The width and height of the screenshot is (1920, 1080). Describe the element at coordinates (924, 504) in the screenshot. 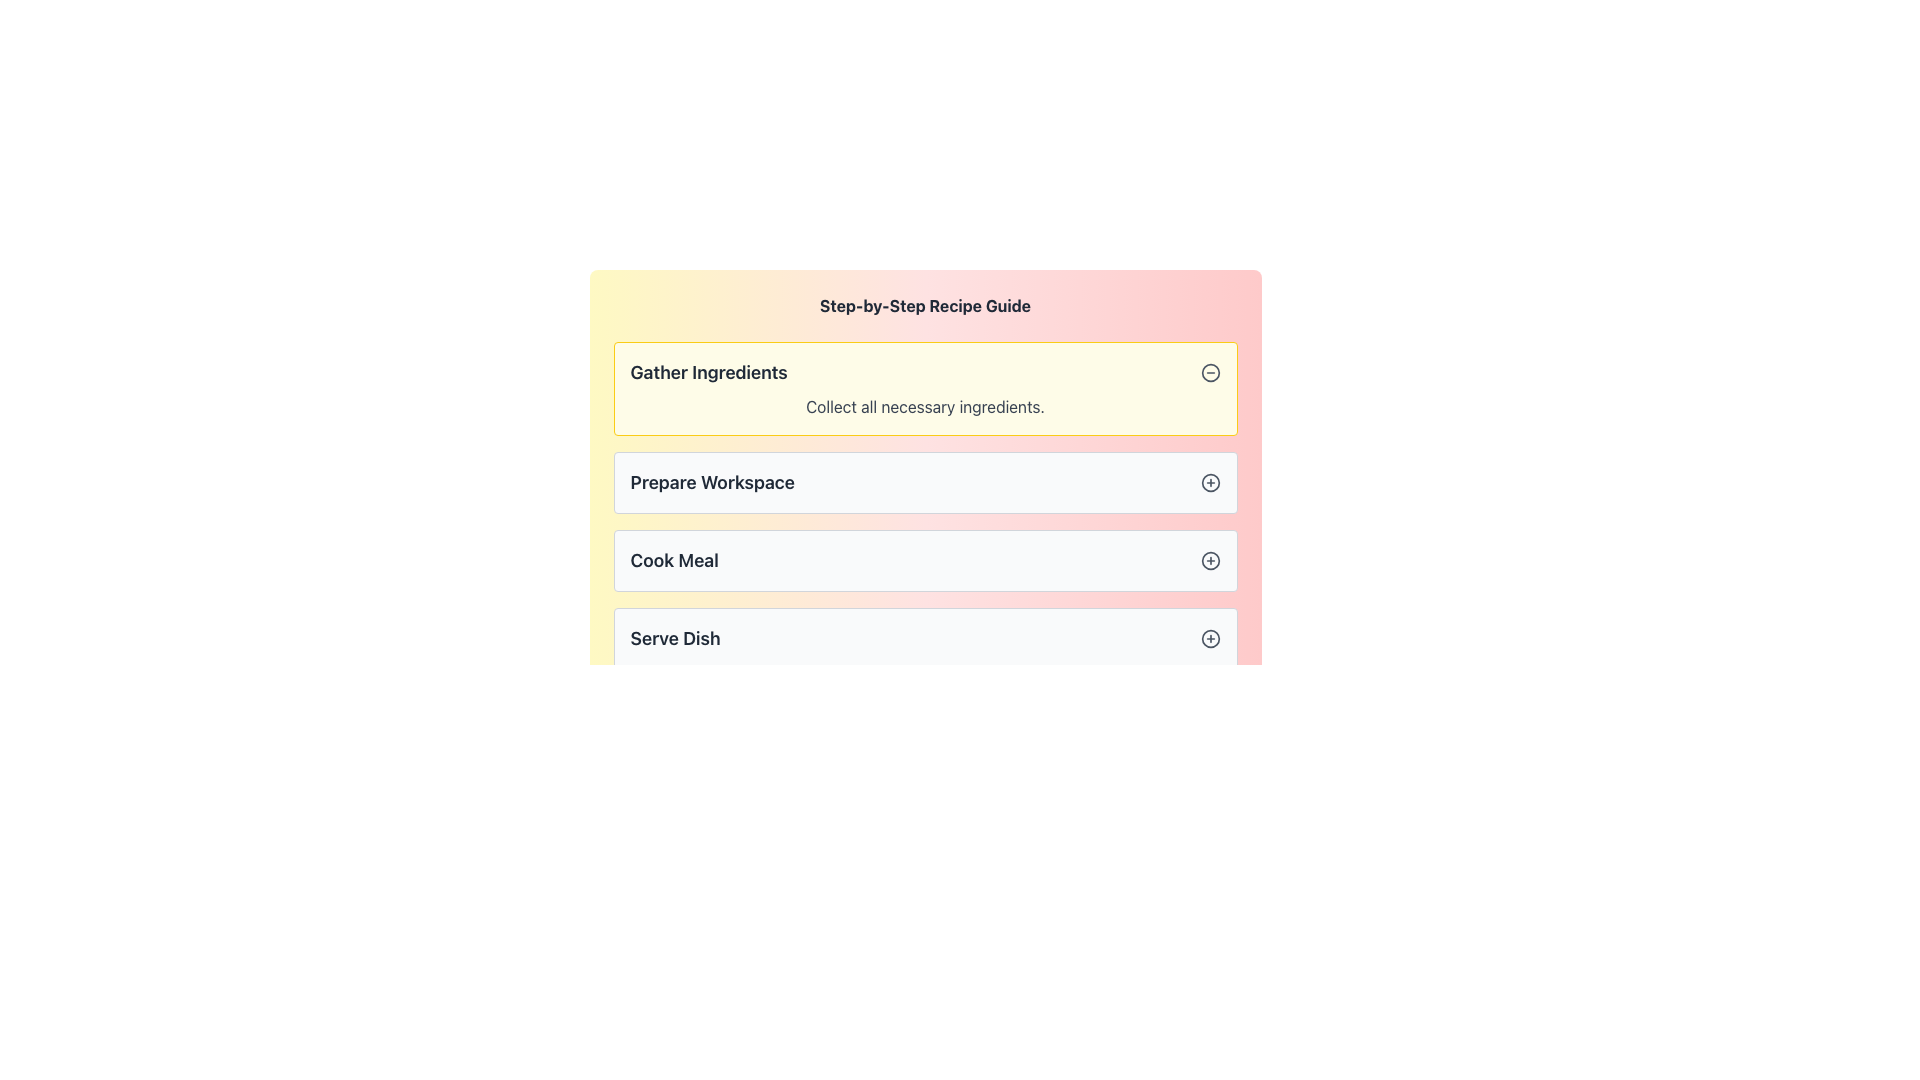

I see `the plus icon on the 'Prepare Workspace' interactive section header` at that location.